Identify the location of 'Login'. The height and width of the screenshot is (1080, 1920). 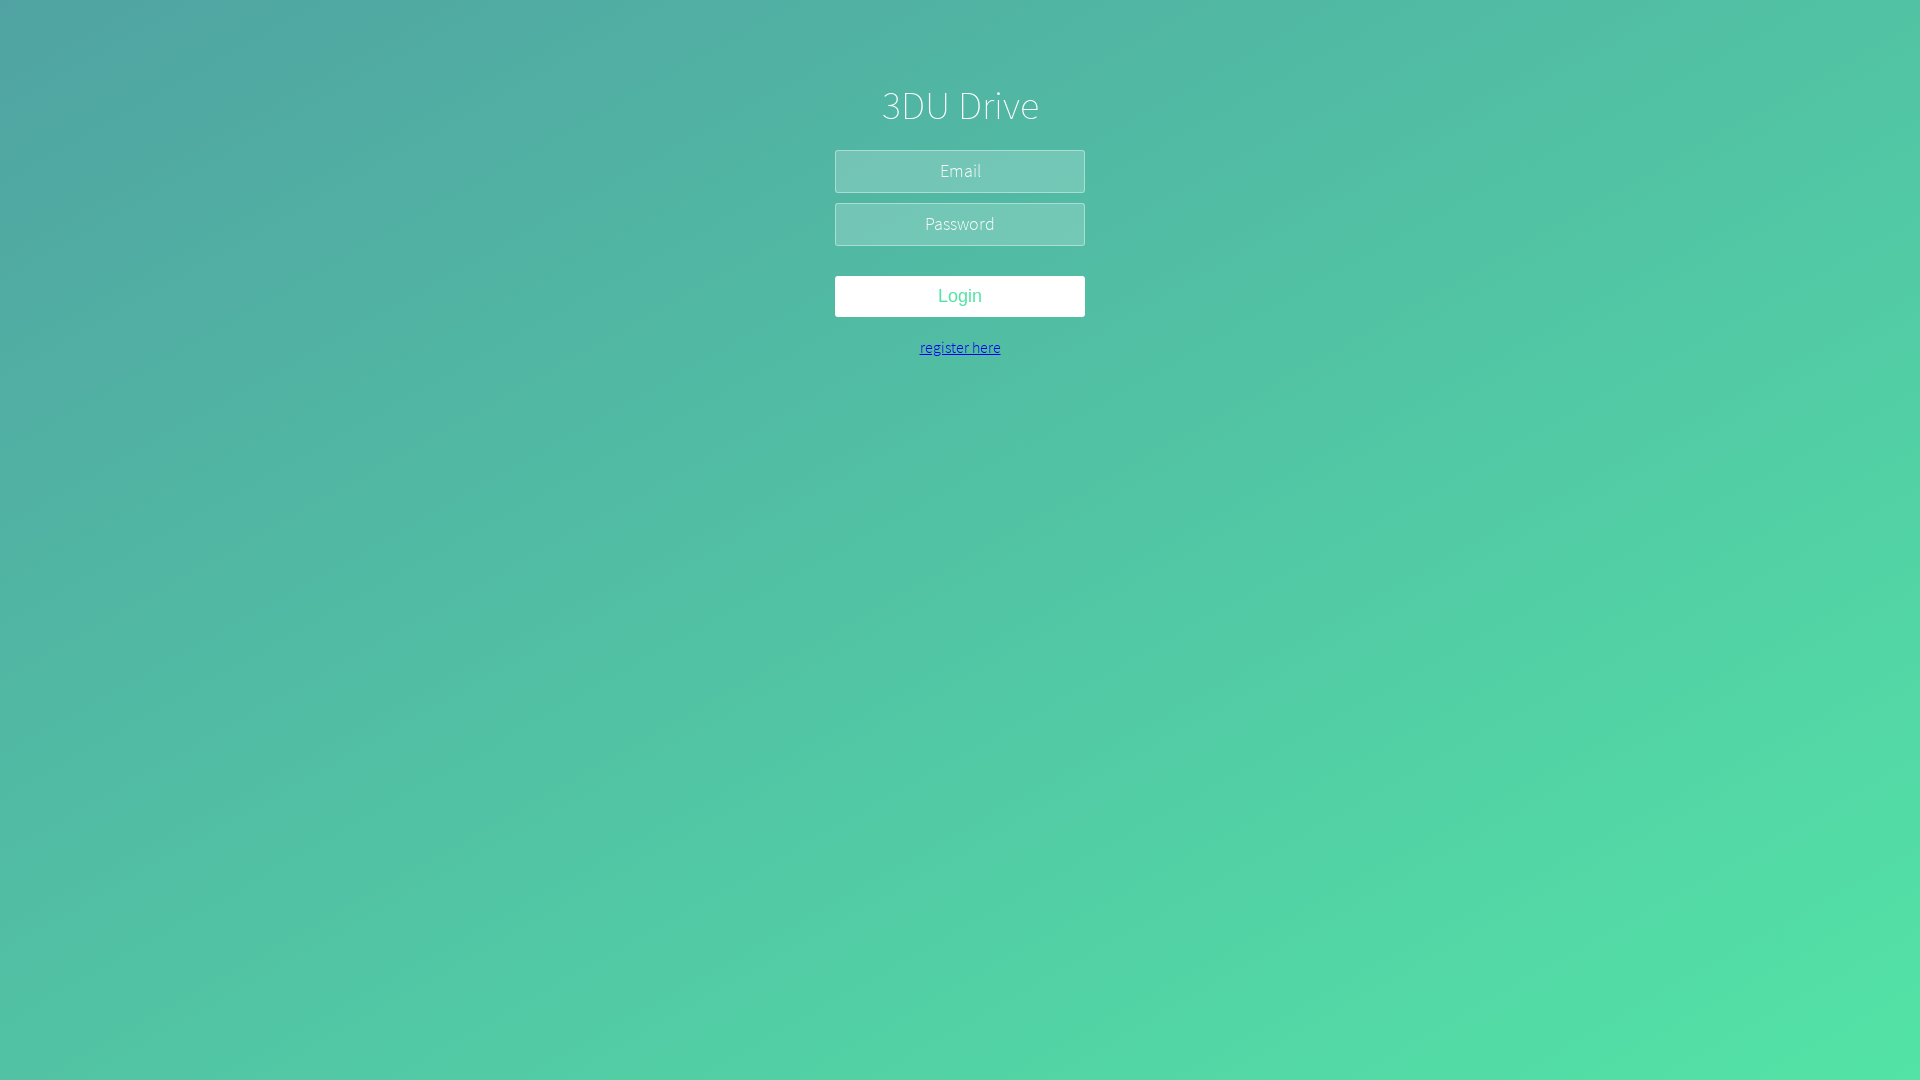
(960, 296).